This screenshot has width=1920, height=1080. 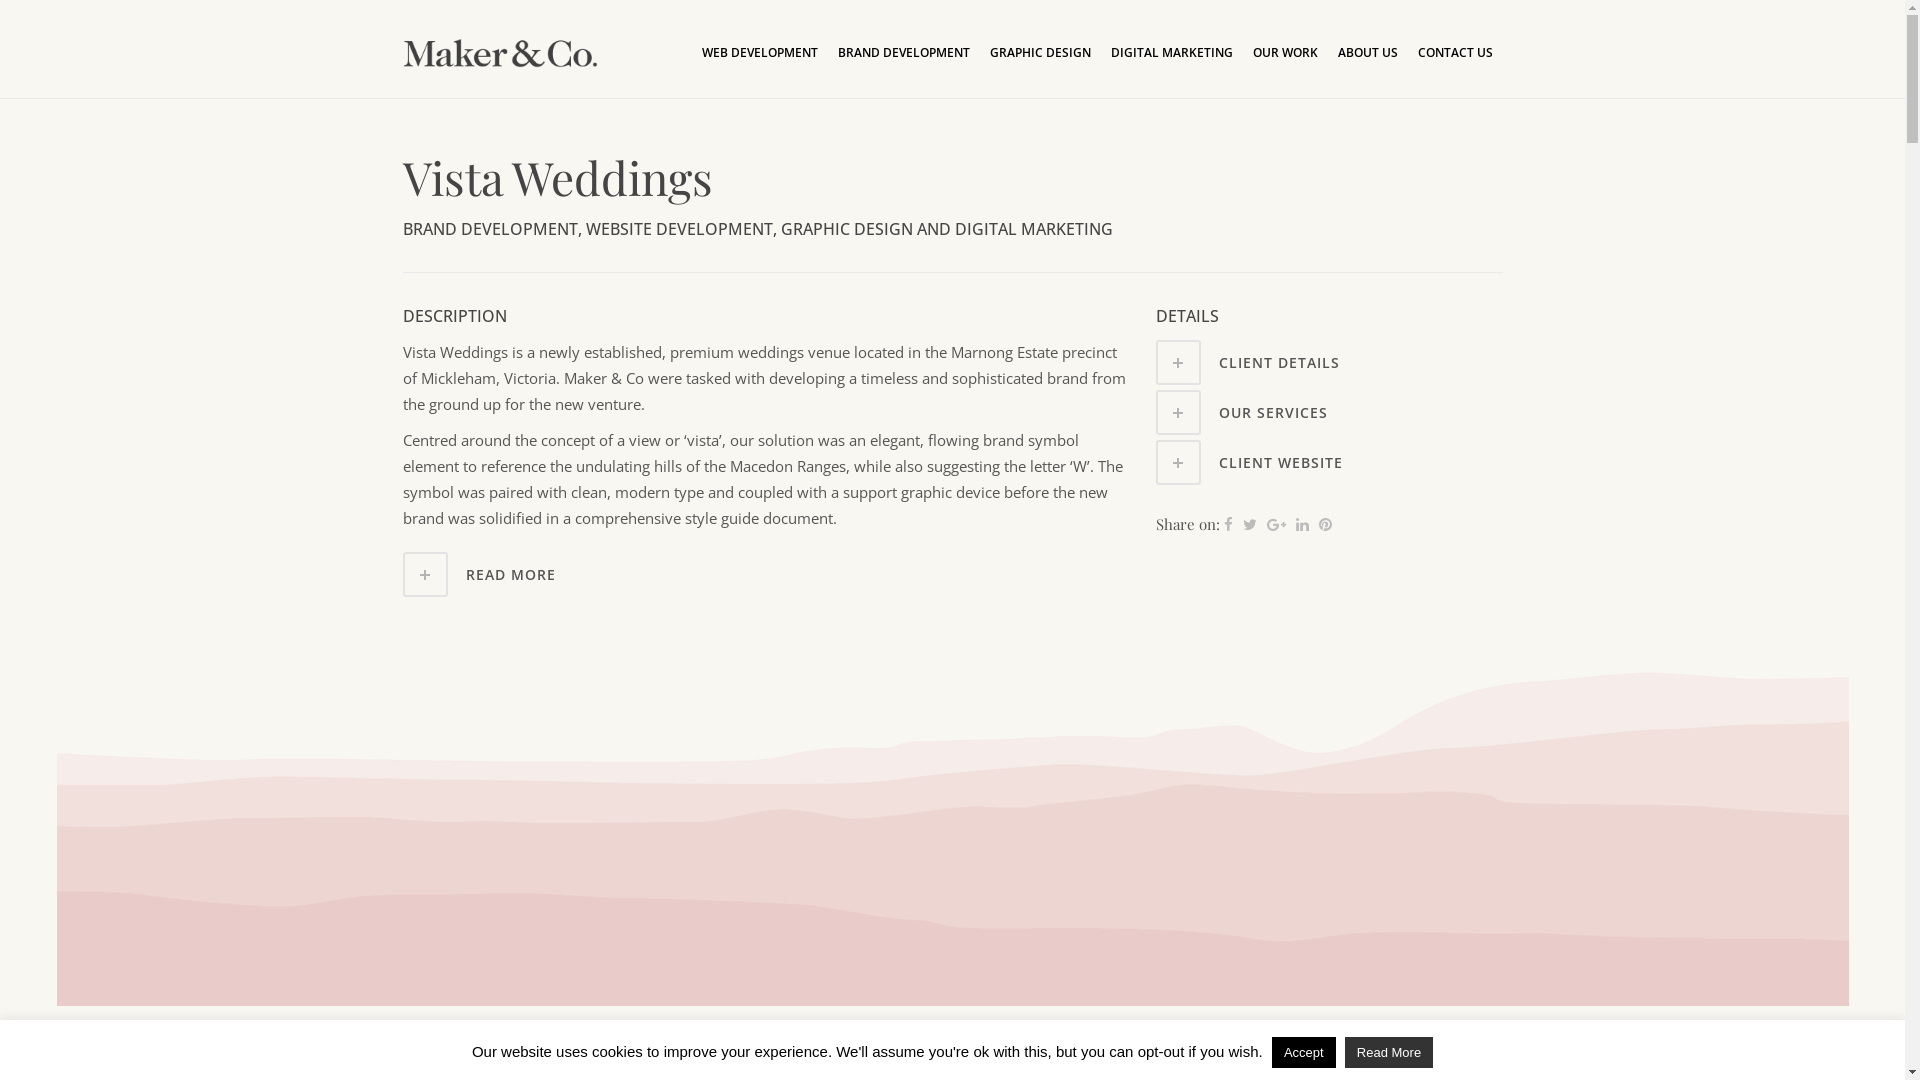 What do you see at coordinates (1241, 52) in the screenshot?
I see `'OUR WORK'` at bounding box center [1241, 52].